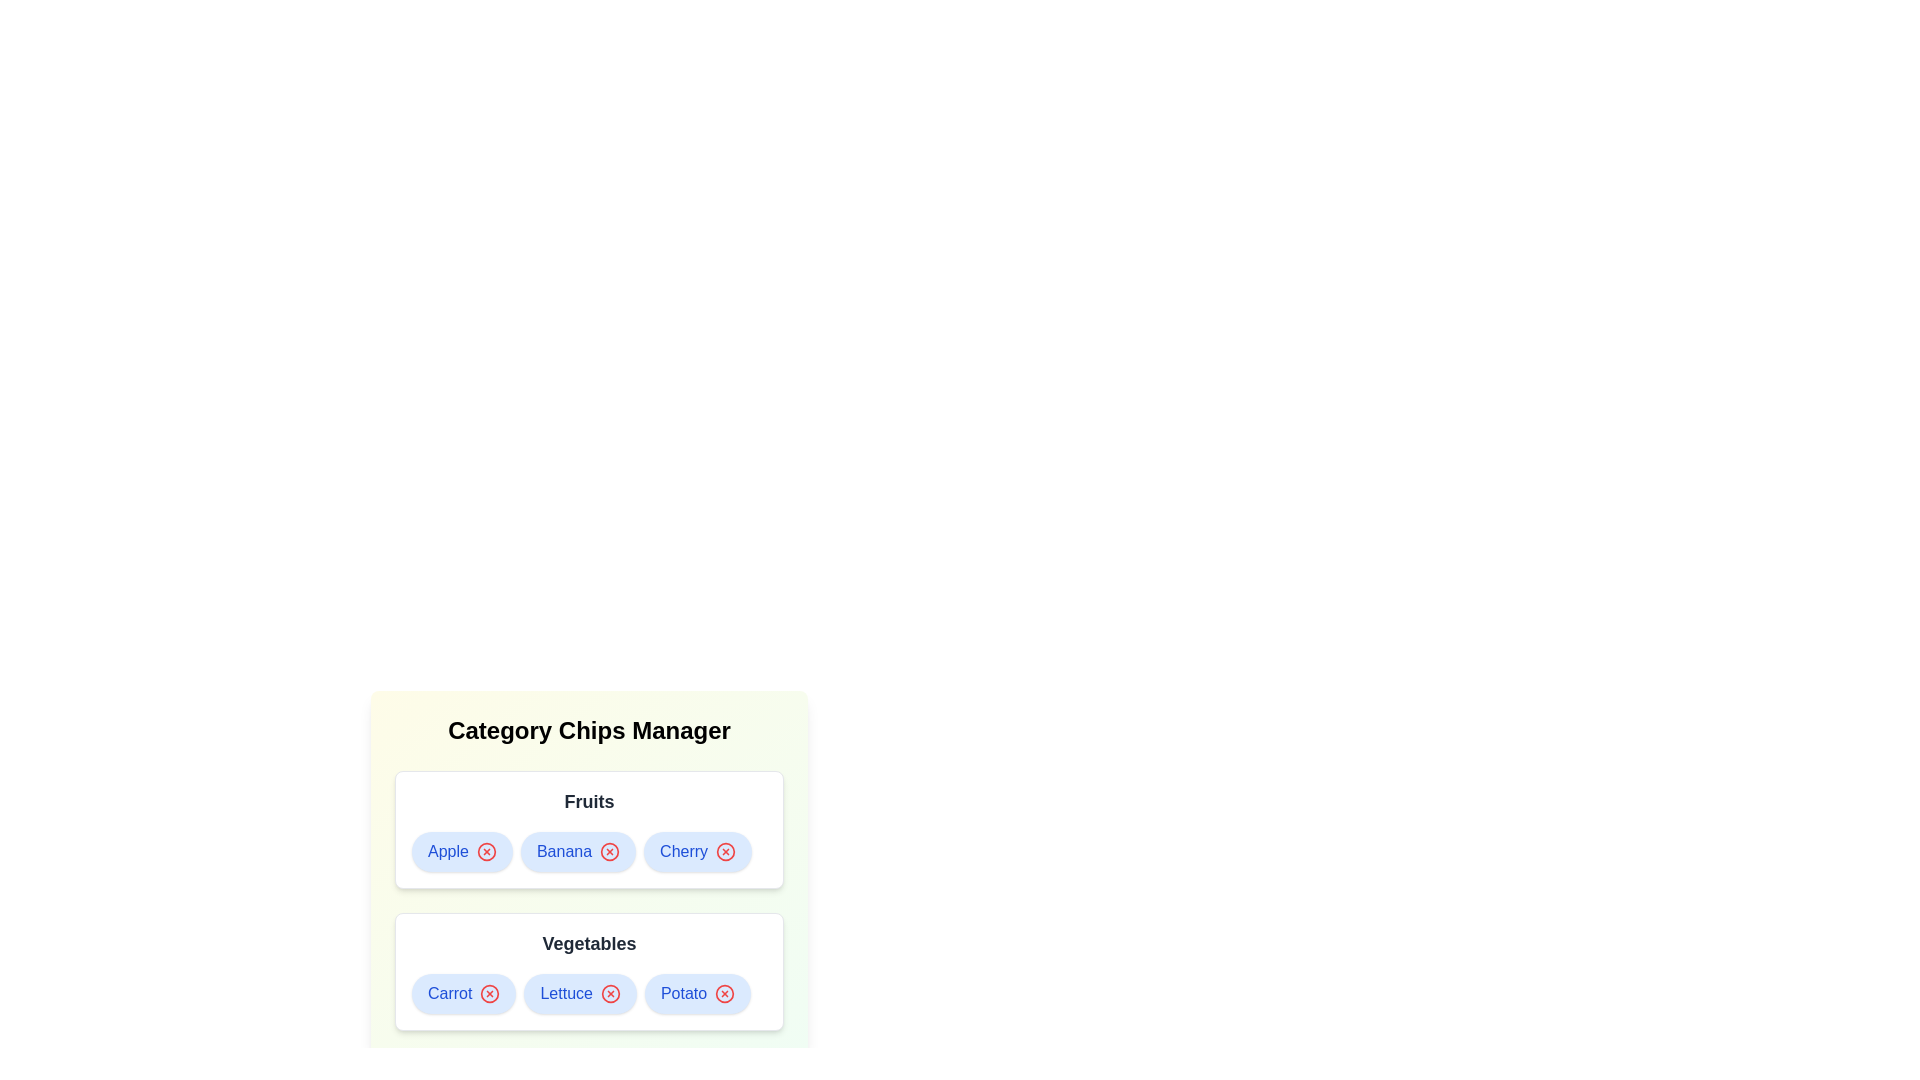 The image size is (1920, 1080). What do you see at coordinates (463, 994) in the screenshot?
I see `the chip labeled Carrot to observe its hover effect` at bounding box center [463, 994].